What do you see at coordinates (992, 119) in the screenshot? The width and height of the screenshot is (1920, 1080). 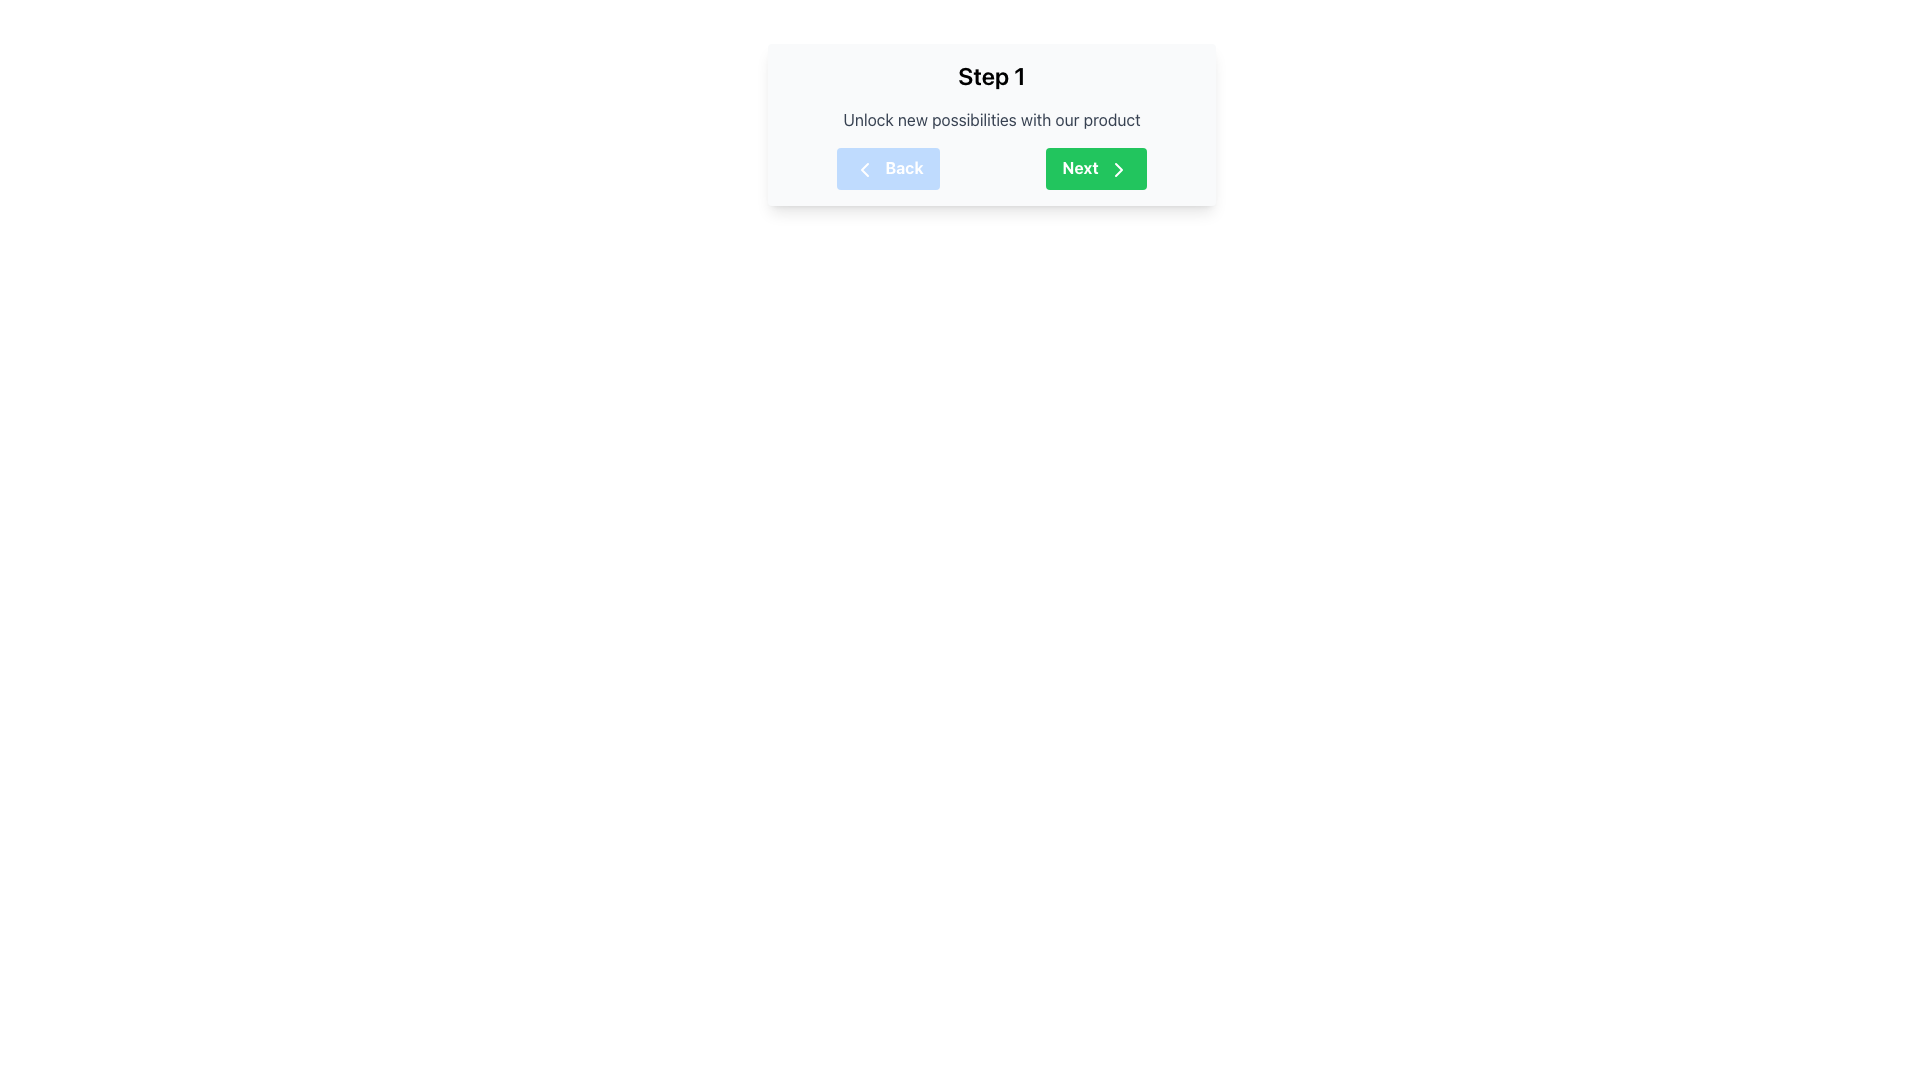 I see `the text element displaying 'Unlock new possibilities with our product', which is centrally located below 'Step 1'` at bounding box center [992, 119].